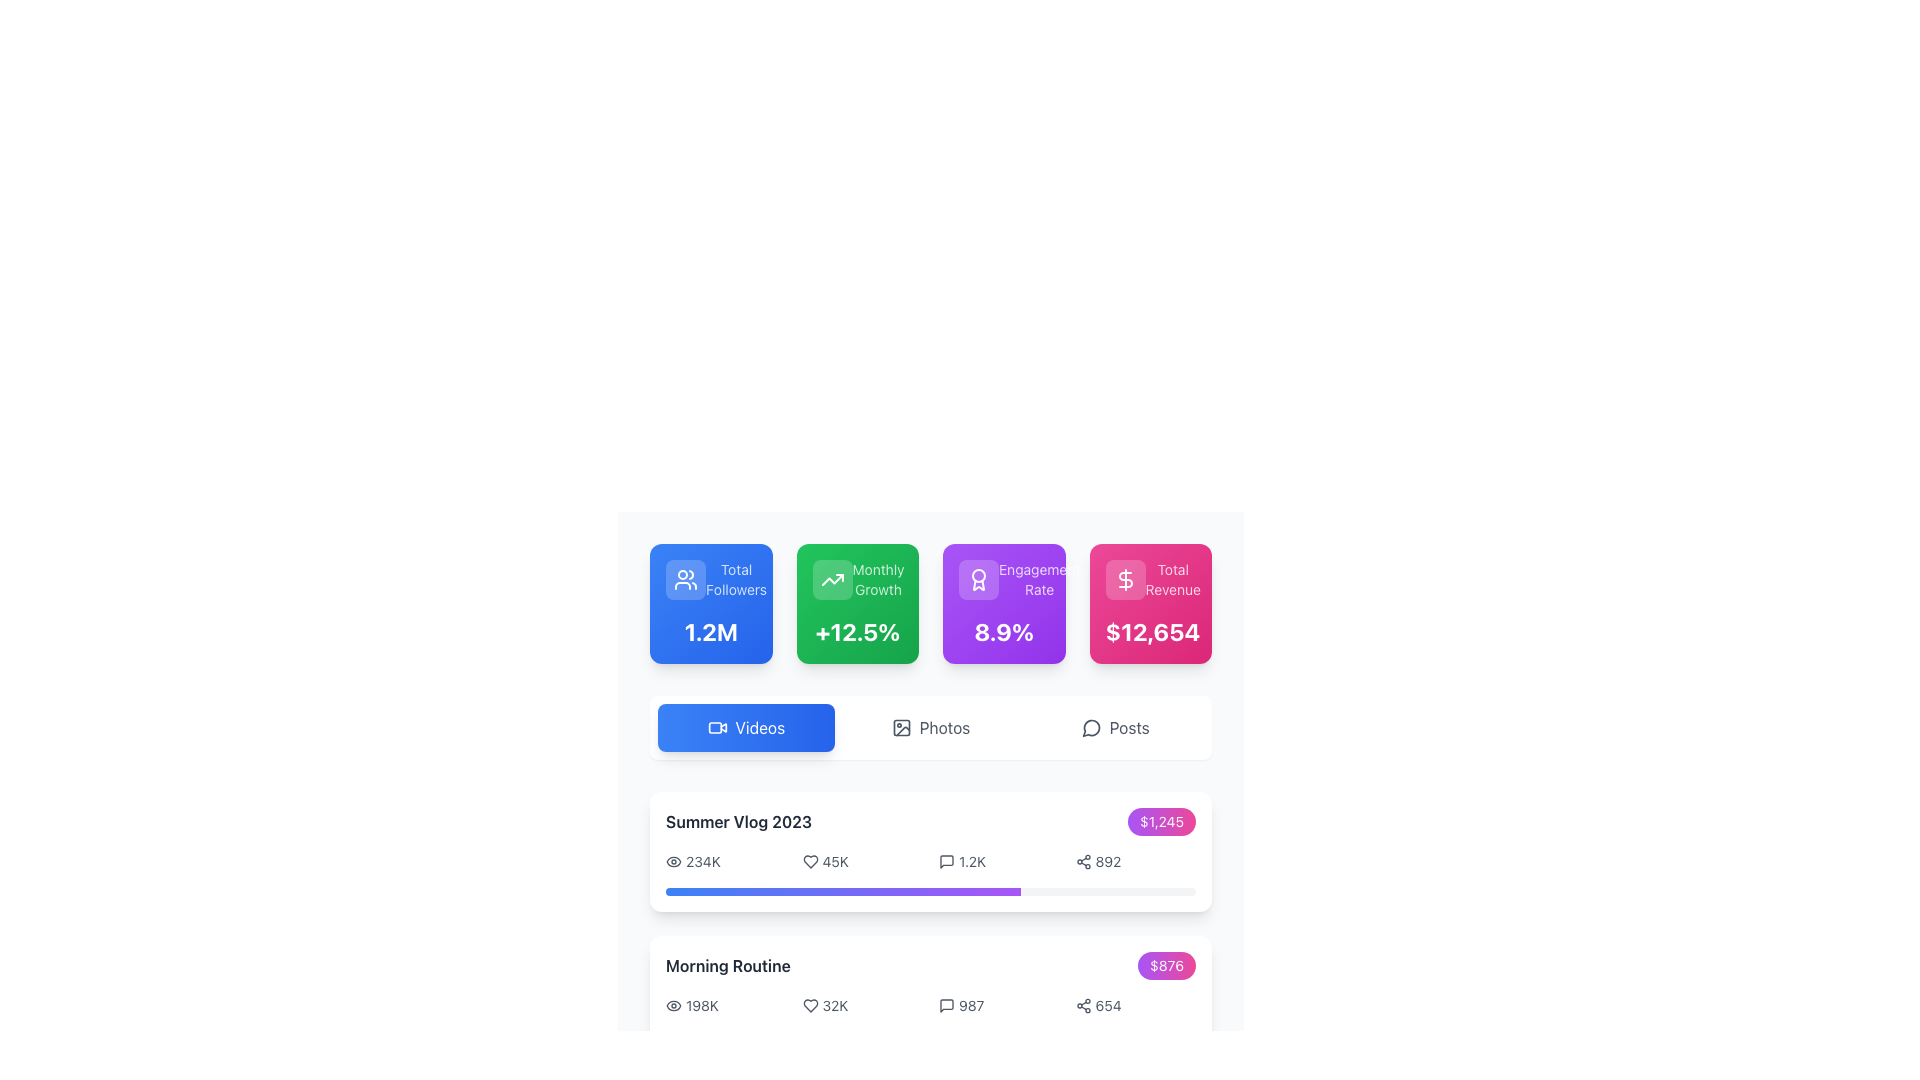  Describe the element at coordinates (930, 603) in the screenshot. I see `the Statistical Panel Group at the top-center of the grid layout` at that location.